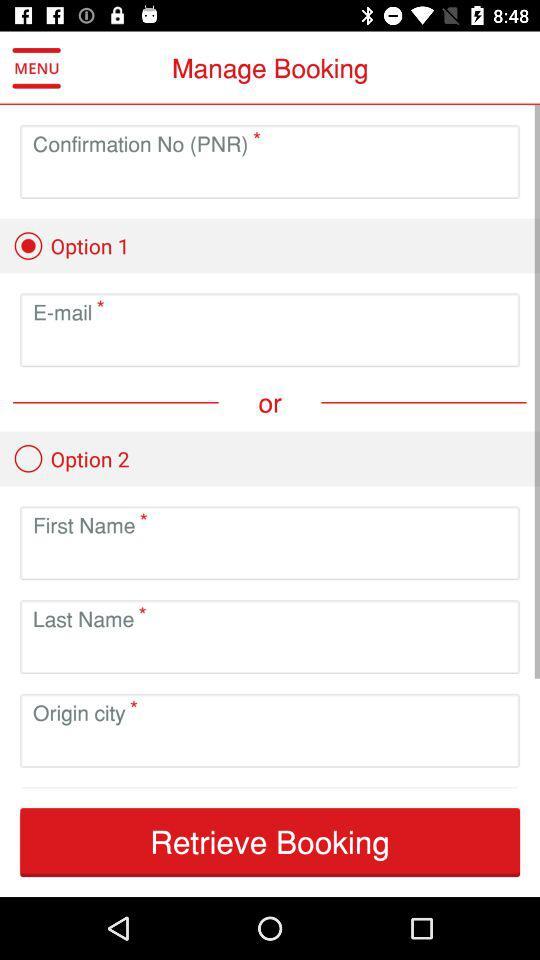 The height and width of the screenshot is (960, 540). I want to click on e-mail, so click(270, 346).